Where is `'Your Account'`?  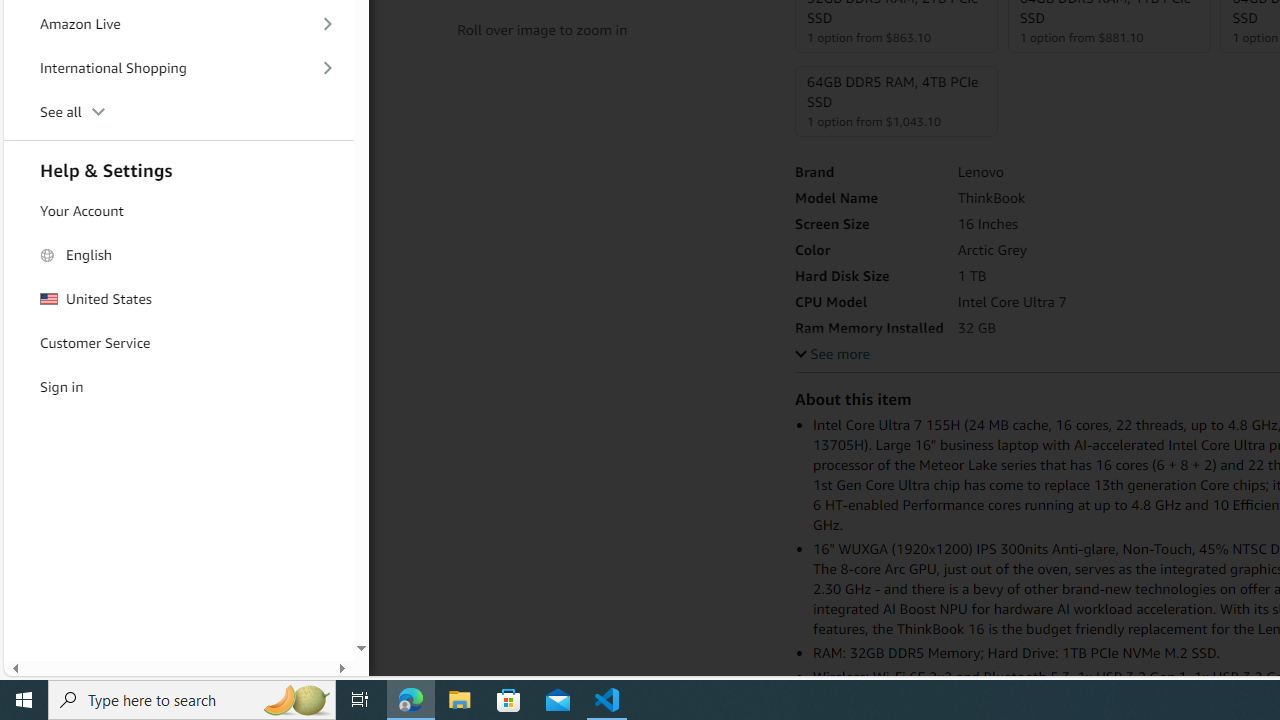 'Your Account' is located at coordinates (179, 212).